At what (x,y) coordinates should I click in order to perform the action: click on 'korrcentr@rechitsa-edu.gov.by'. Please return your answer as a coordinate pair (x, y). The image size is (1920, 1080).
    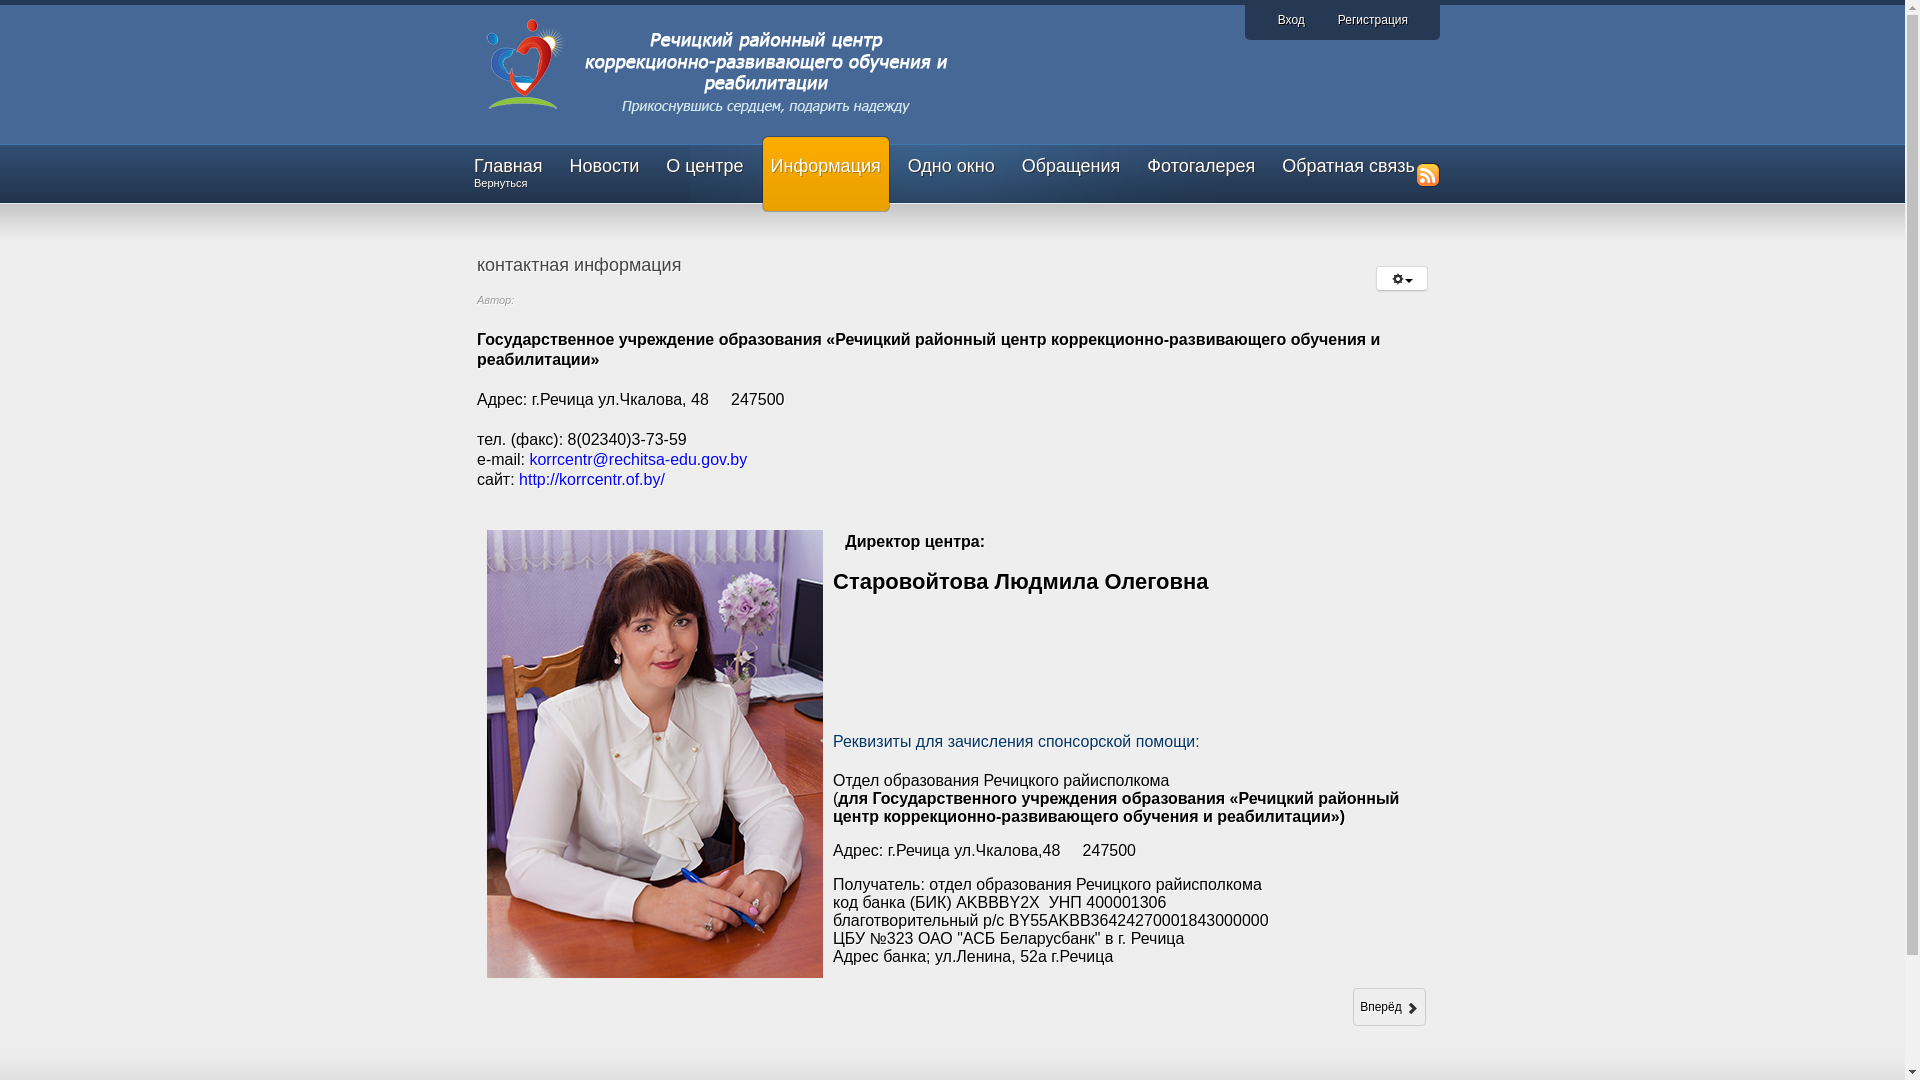
    Looking at the image, I should click on (637, 459).